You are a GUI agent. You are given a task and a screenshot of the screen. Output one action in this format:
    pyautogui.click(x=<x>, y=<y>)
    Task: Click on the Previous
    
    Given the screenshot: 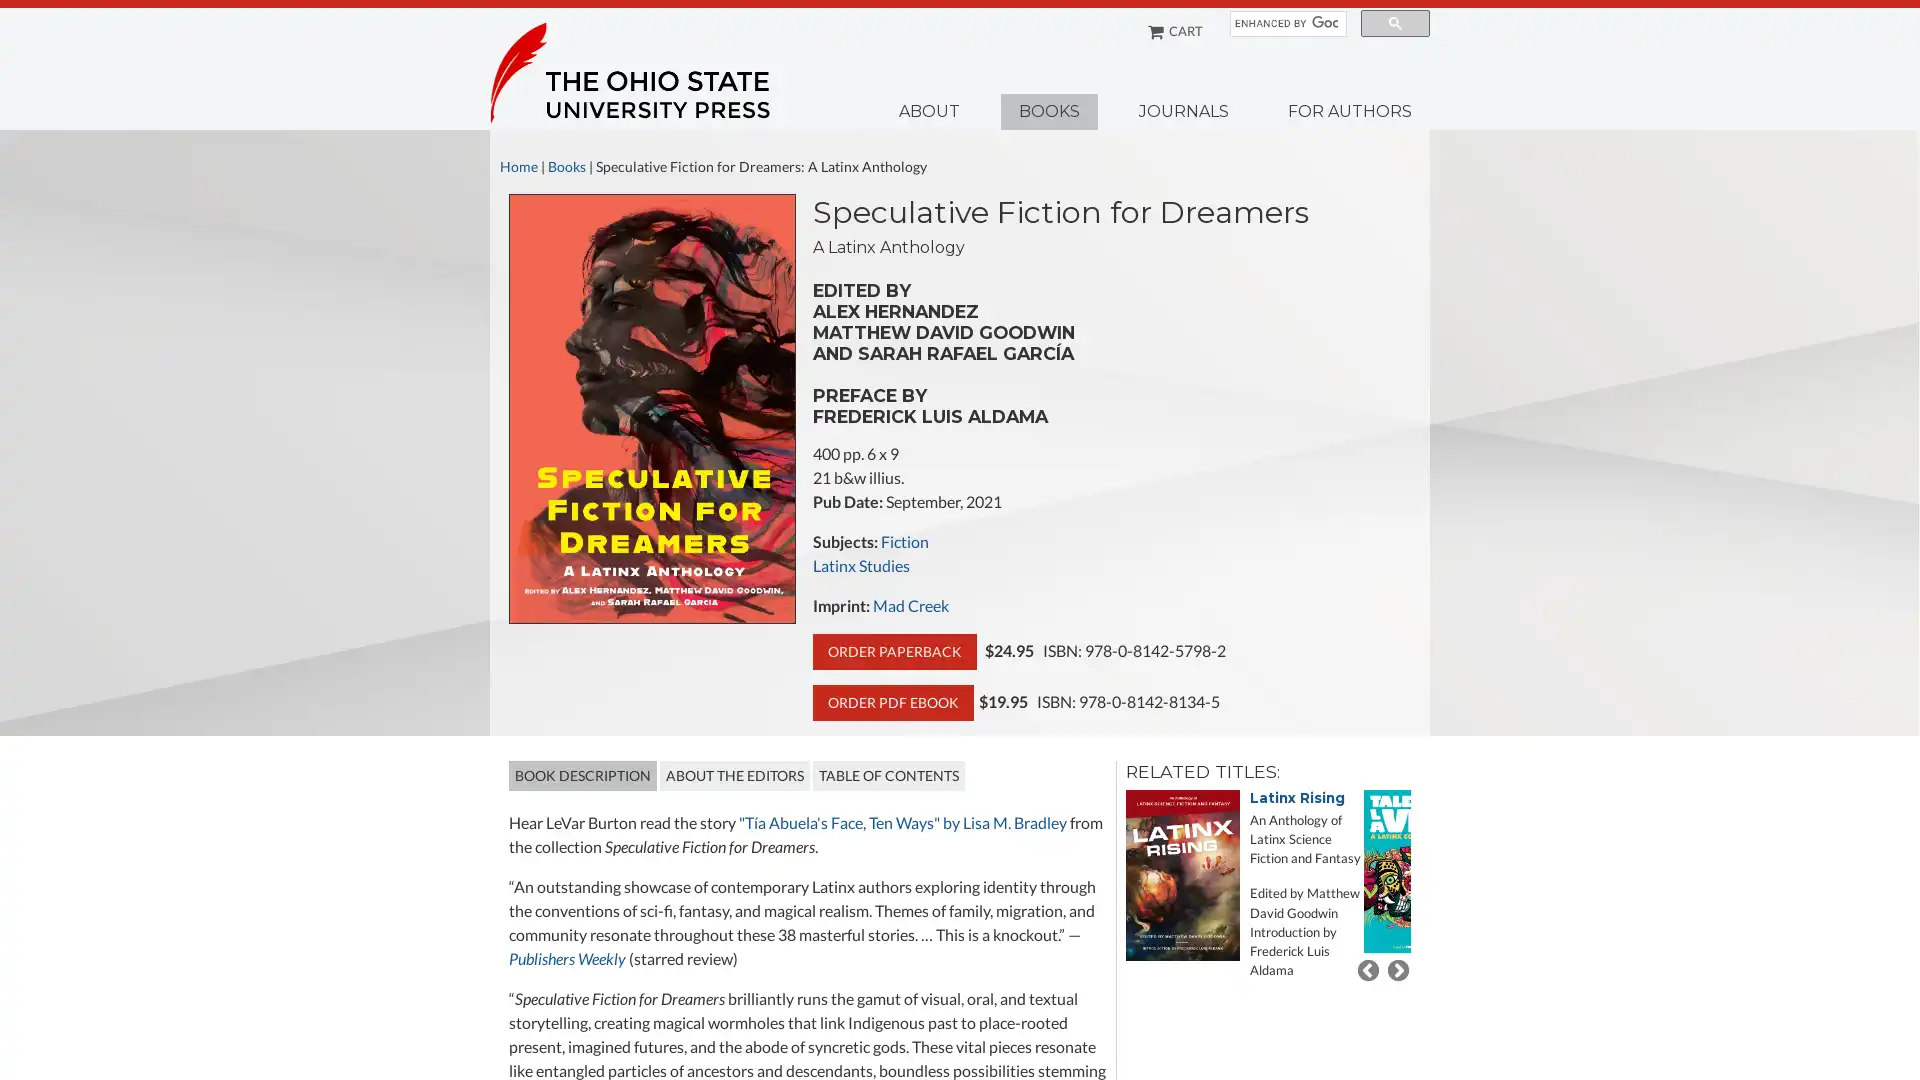 What is the action you would take?
    pyautogui.click(x=1366, y=968)
    